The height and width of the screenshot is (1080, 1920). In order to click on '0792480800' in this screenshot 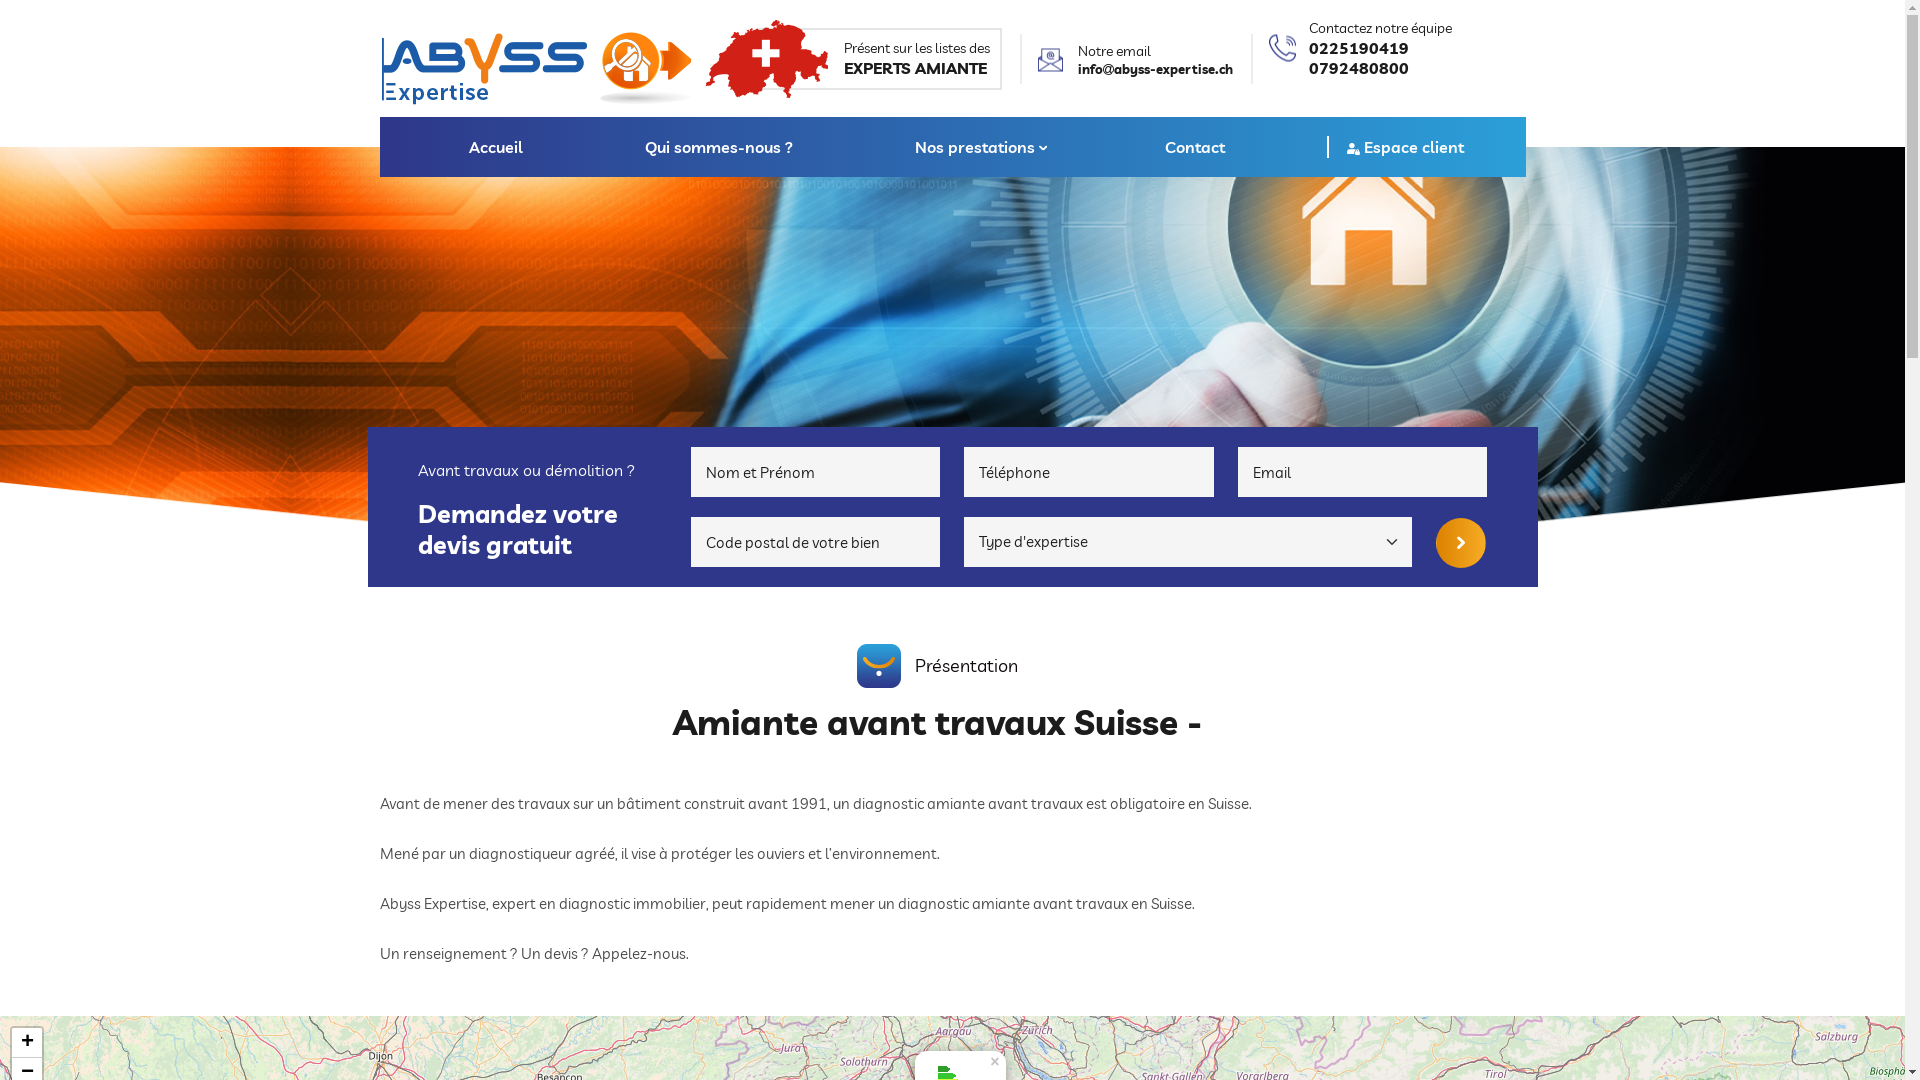, I will do `click(1378, 67)`.